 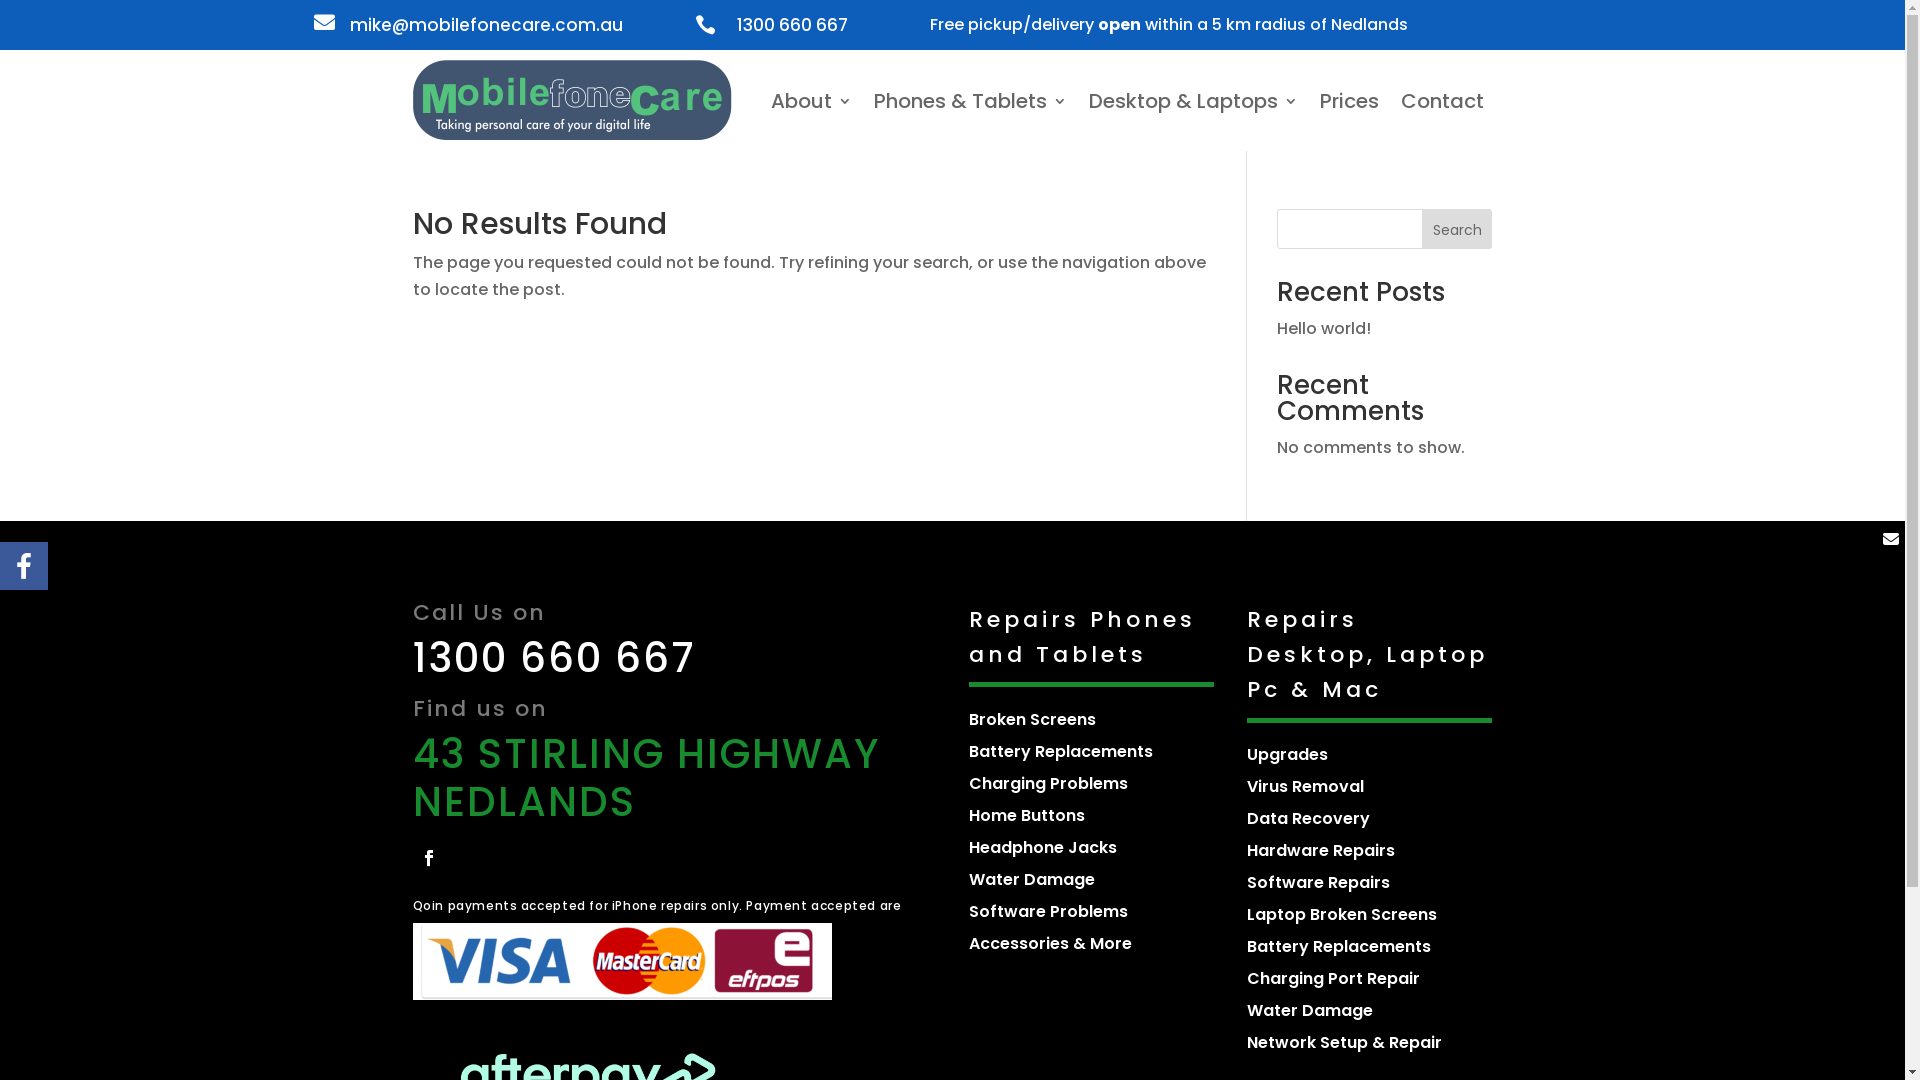 What do you see at coordinates (969, 782) in the screenshot?
I see `'Charging Problems'` at bounding box center [969, 782].